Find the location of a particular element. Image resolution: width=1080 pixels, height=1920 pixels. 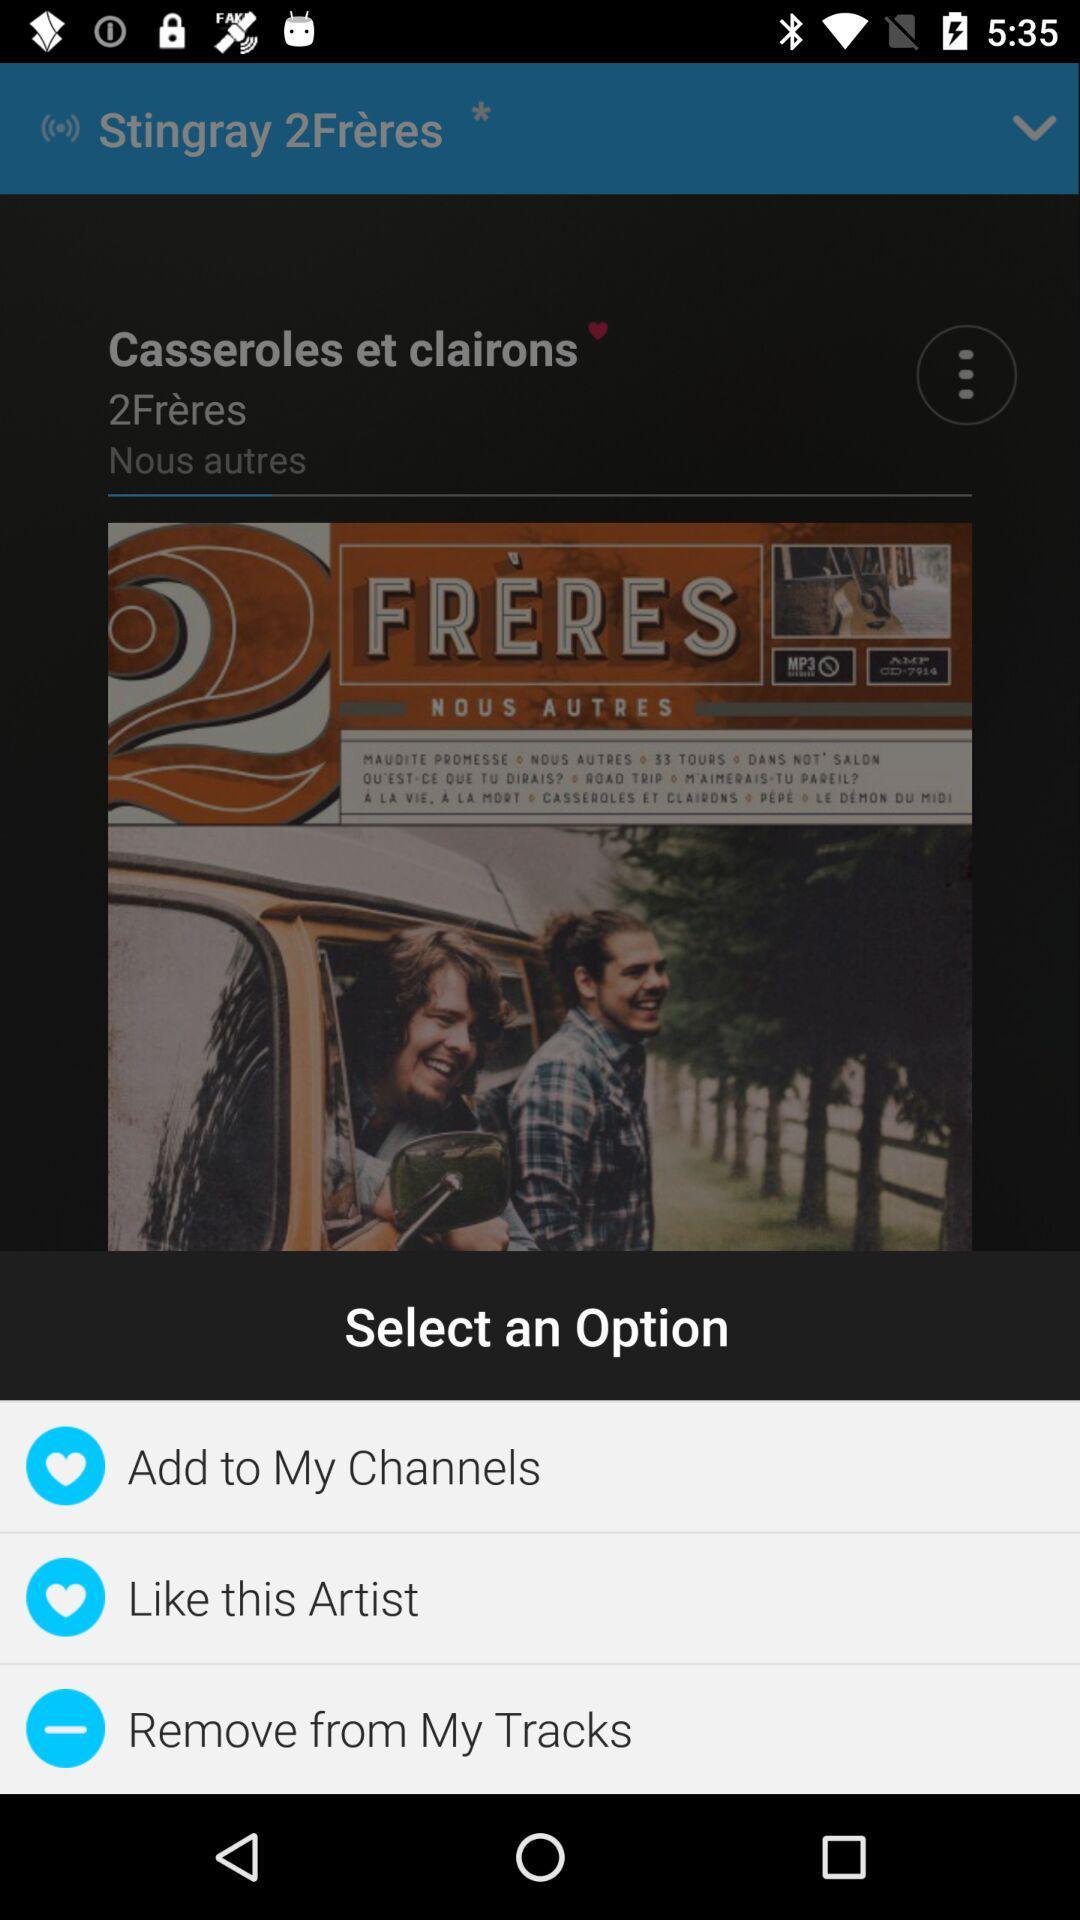

the minus icon is located at coordinates (754, 1525).